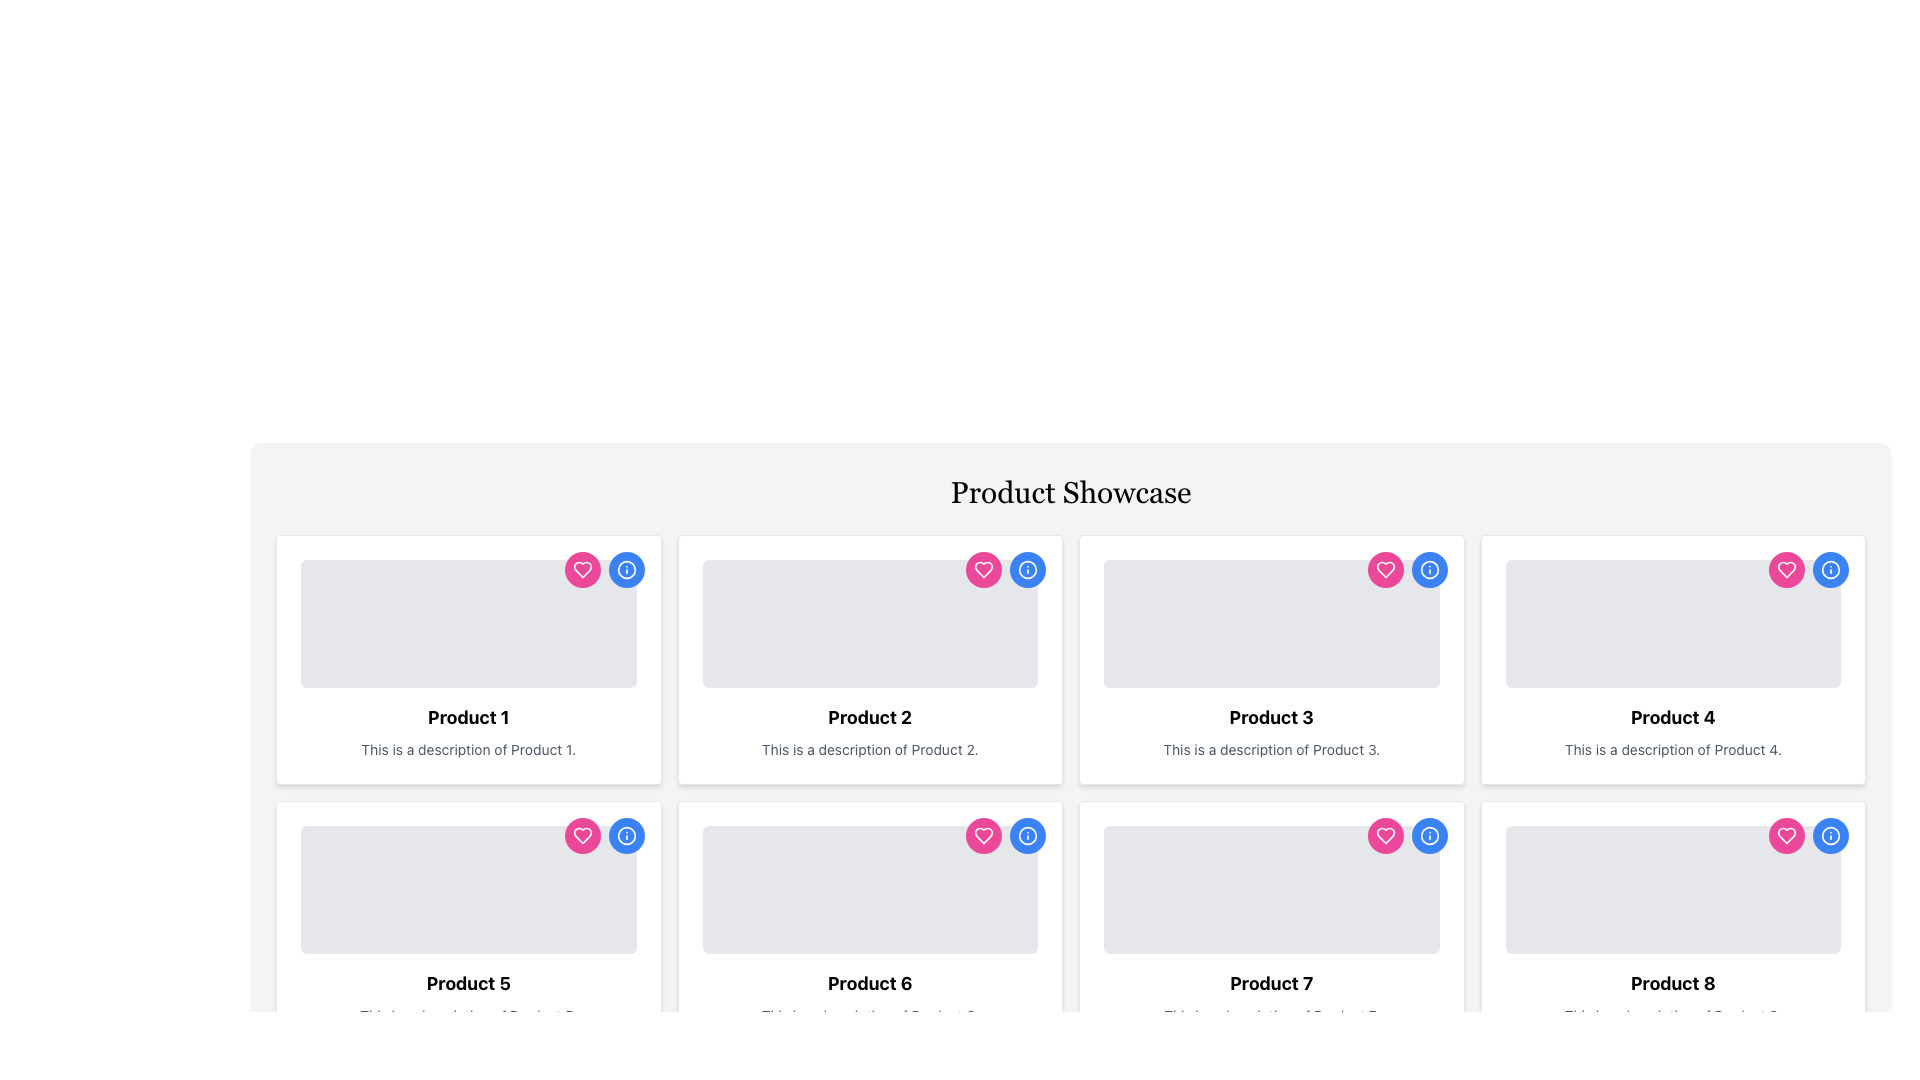 Image resolution: width=1920 pixels, height=1080 pixels. What do you see at coordinates (1270, 925) in the screenshot?
I see `the product information card, which is the seventh item in a grid layout, located in the bottom-left quadrant, directly below 'Product 3' and left of 'Product 8'` at bounding box center [1270, 925].